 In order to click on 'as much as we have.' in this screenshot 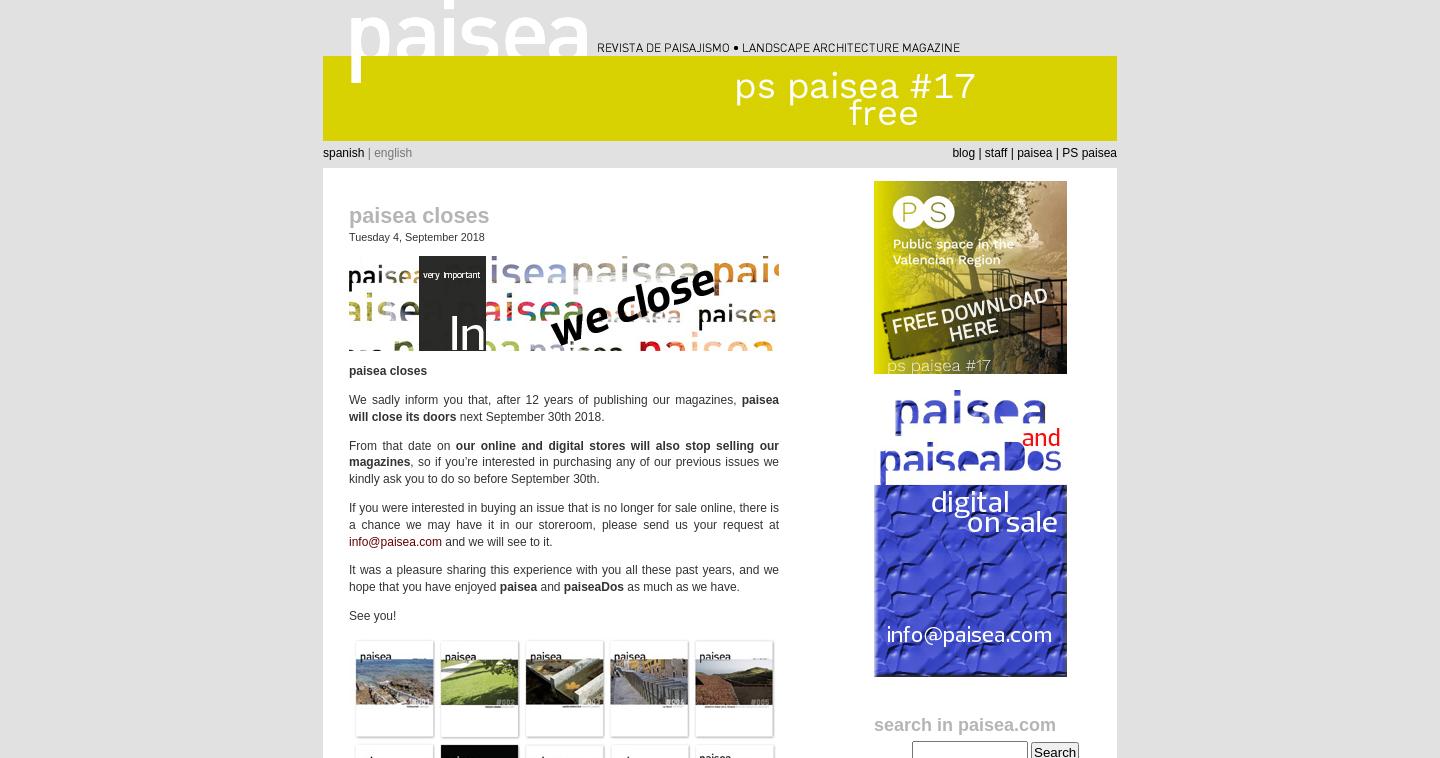, I will do `click(680, 586)`.